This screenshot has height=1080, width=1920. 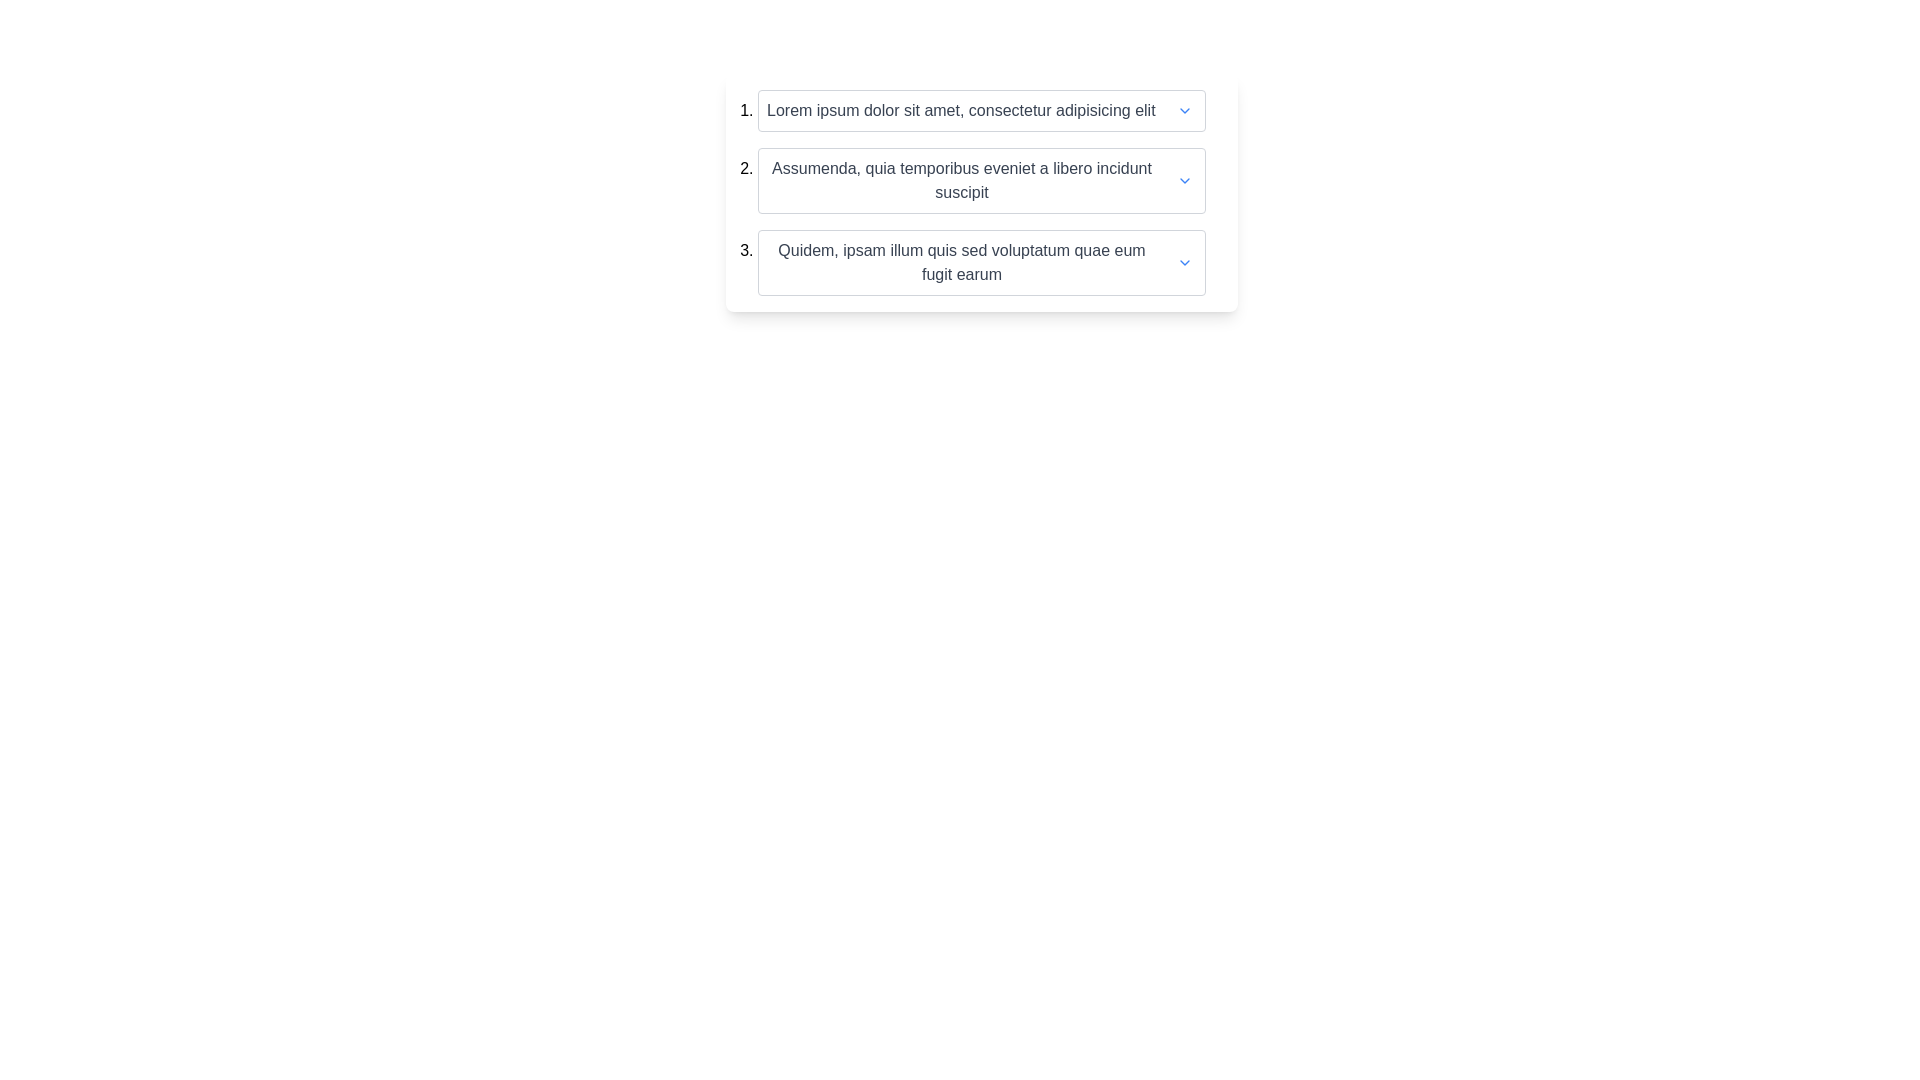 What do you see at coordinates (1185, 261) in the screenshot?
I see `the small blue chevron icon on the far right` at bounding box center [1185, 261].